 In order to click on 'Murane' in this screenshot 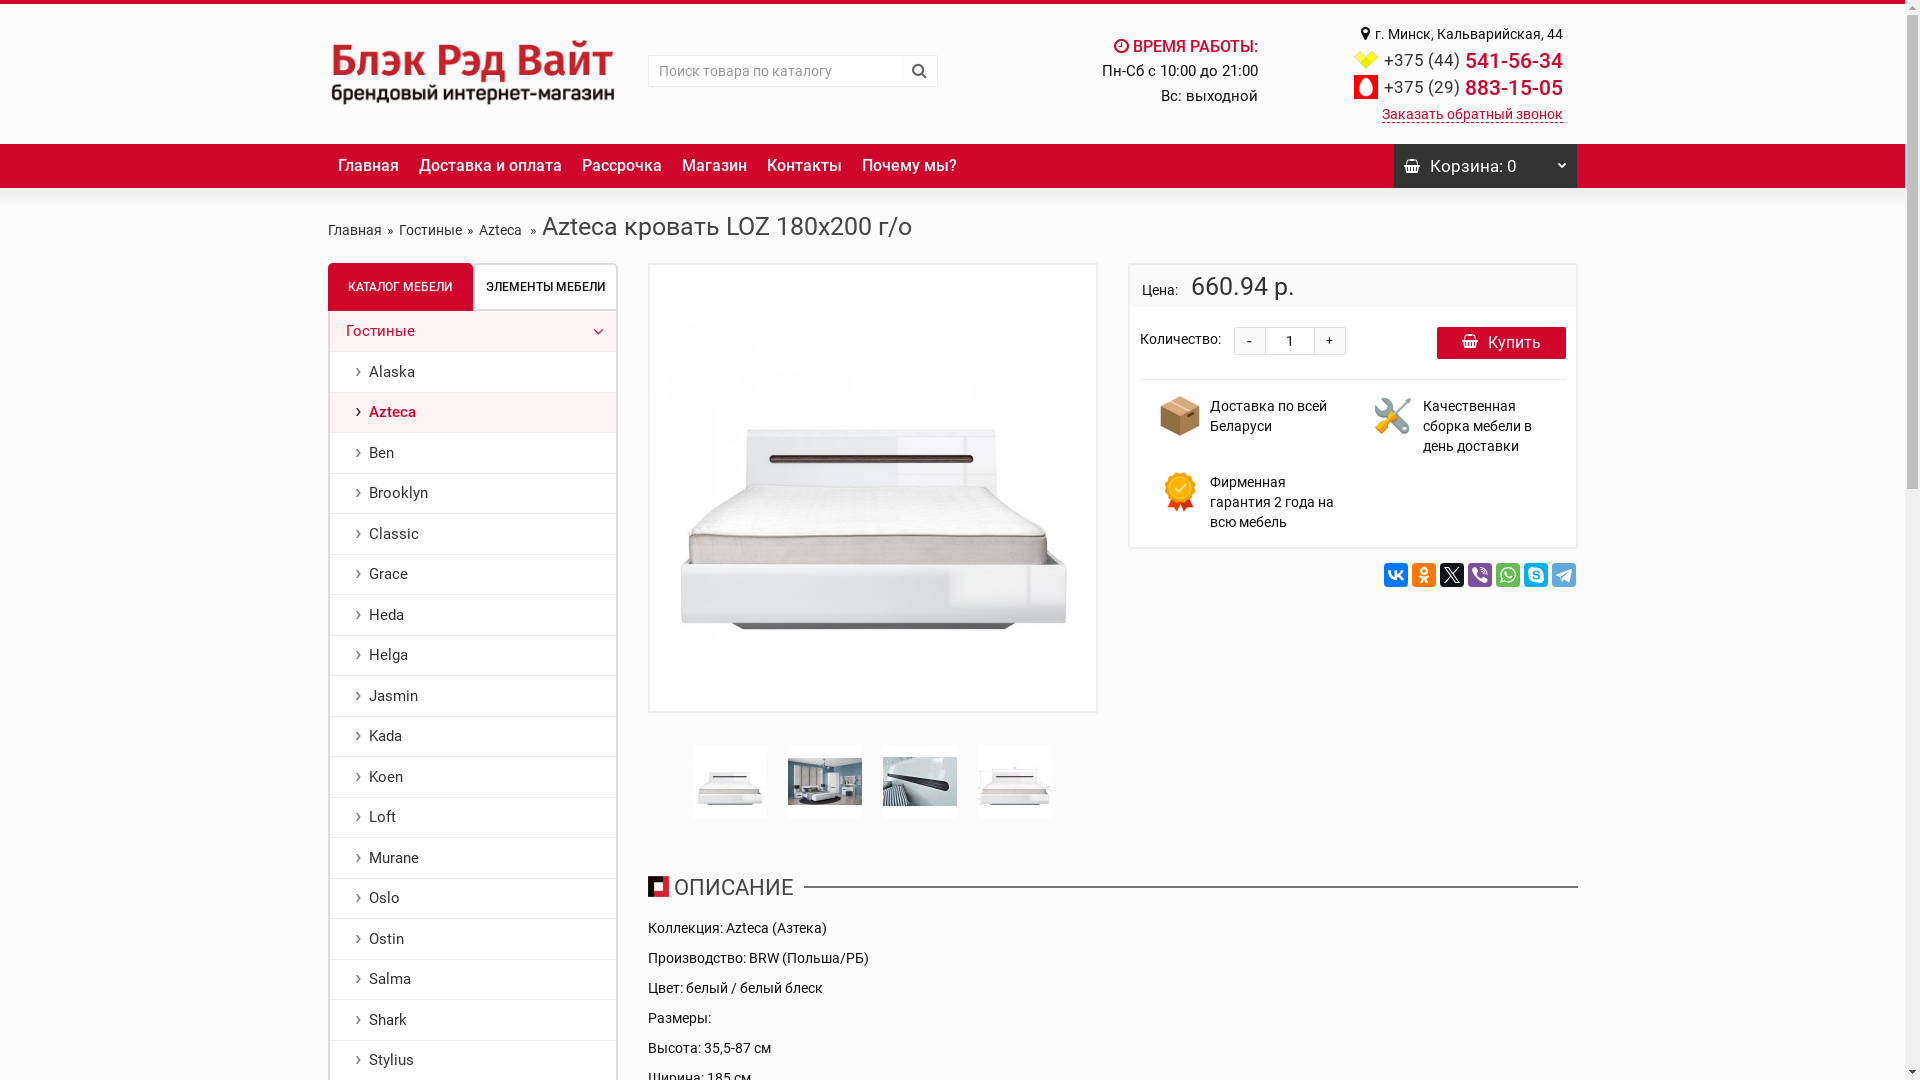, I will do `click(472, 856)`.